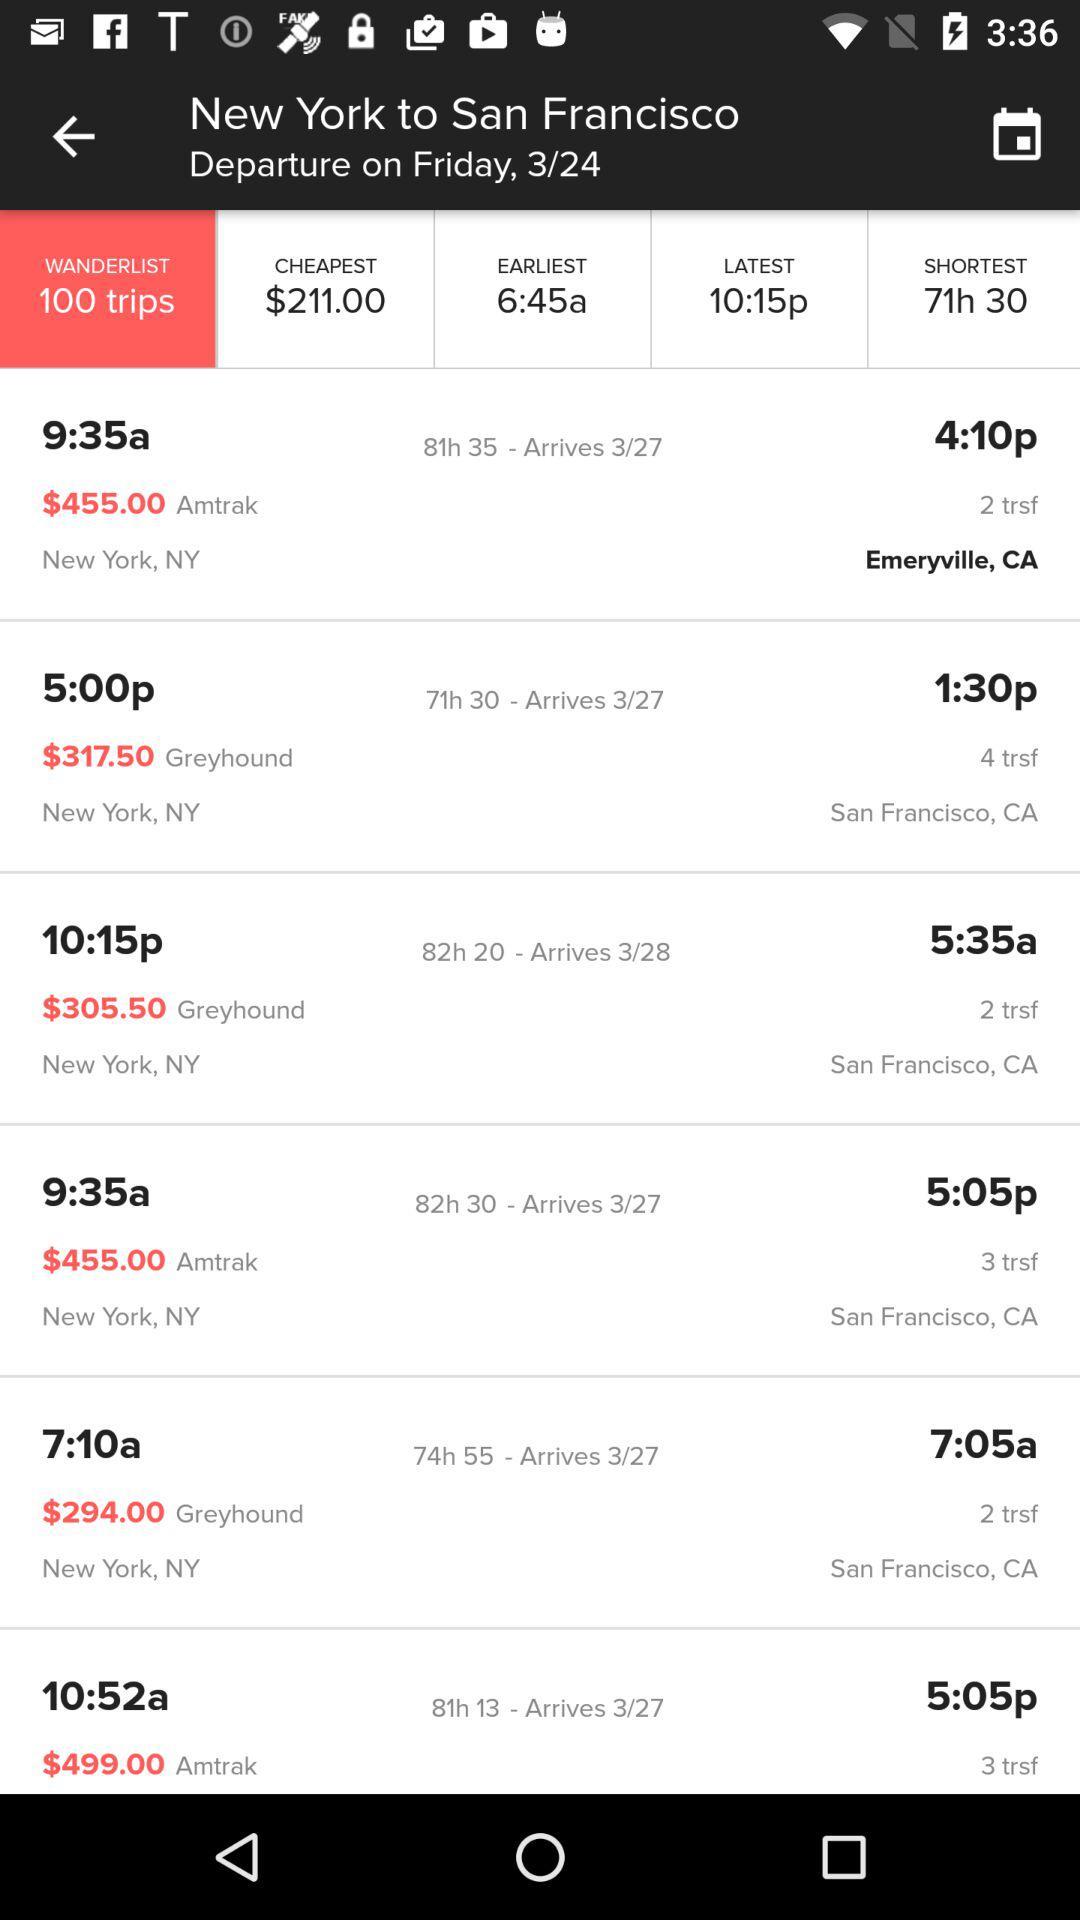 This screenshot has height=1920, width=1080. What do you see at coordinates (453, 1456) in the screenshot?
I see `the item below new york, ny` at bounding box center [453, 1456].